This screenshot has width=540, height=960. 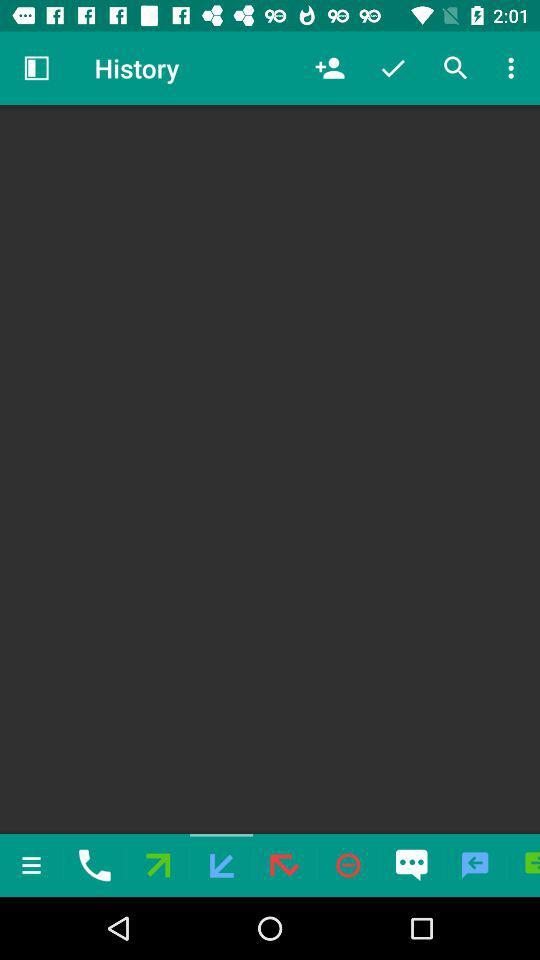 What do you see at coordinates (329, 68) in the screenshot?
I see `item next to history` at bounding box center [329, 68].